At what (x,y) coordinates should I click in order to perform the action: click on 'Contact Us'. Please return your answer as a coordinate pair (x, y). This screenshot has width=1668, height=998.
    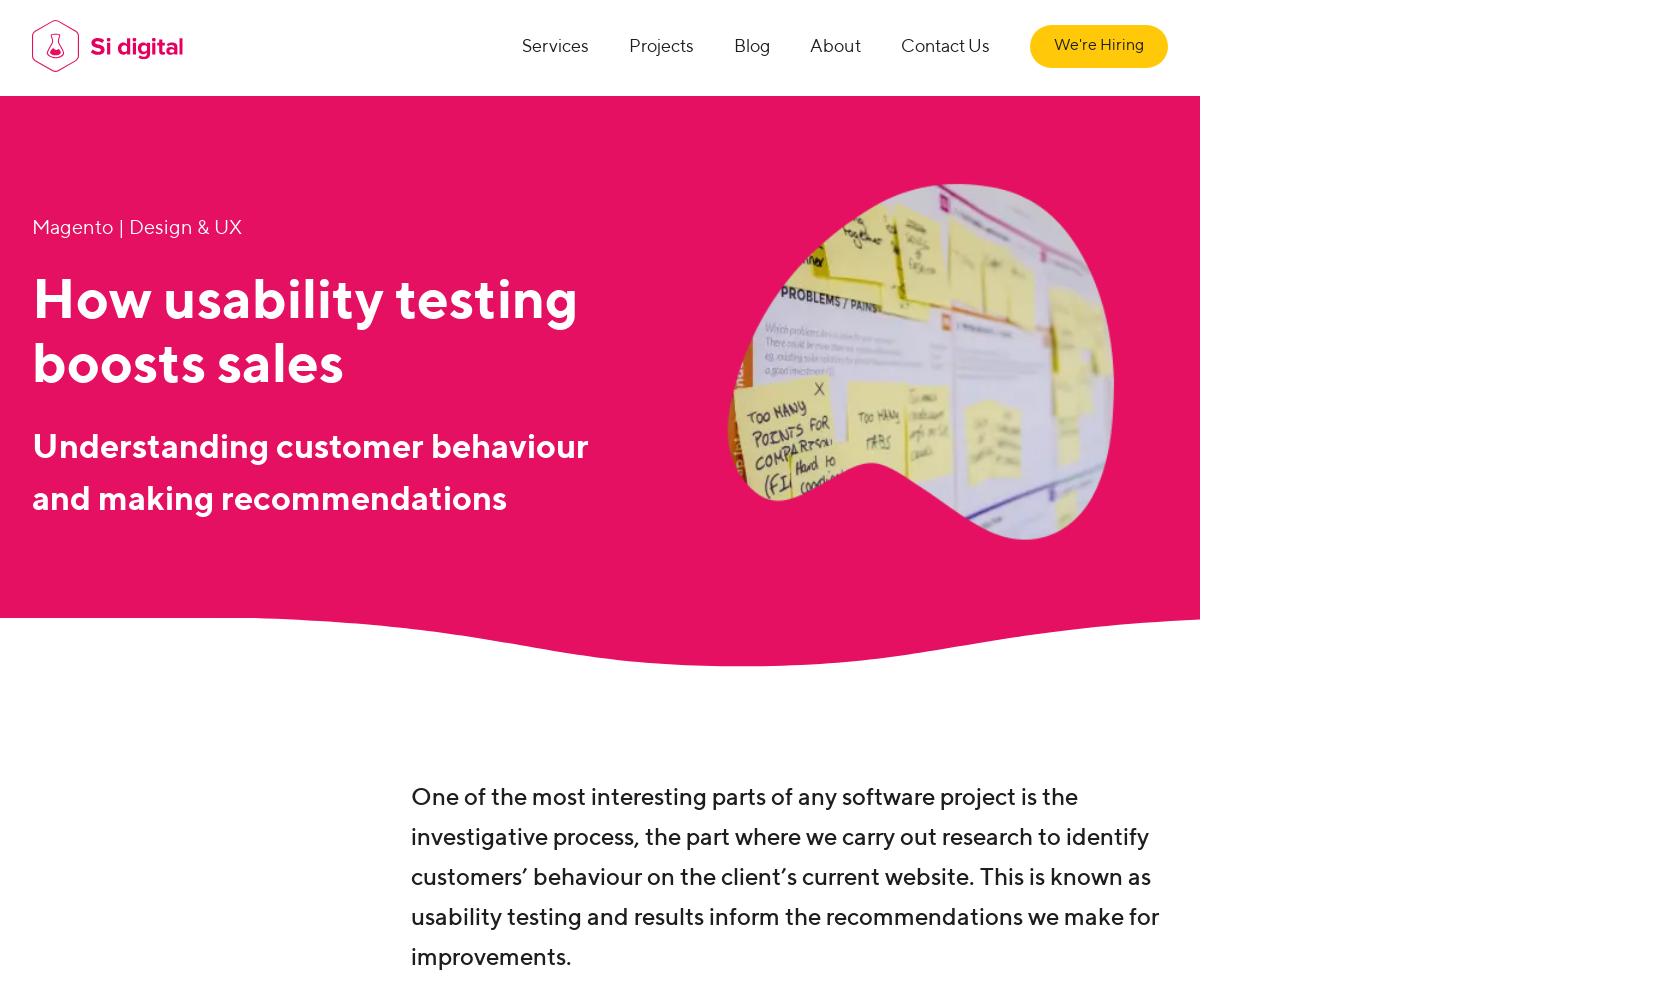
    Looking at the image, I should click on (944, 47).